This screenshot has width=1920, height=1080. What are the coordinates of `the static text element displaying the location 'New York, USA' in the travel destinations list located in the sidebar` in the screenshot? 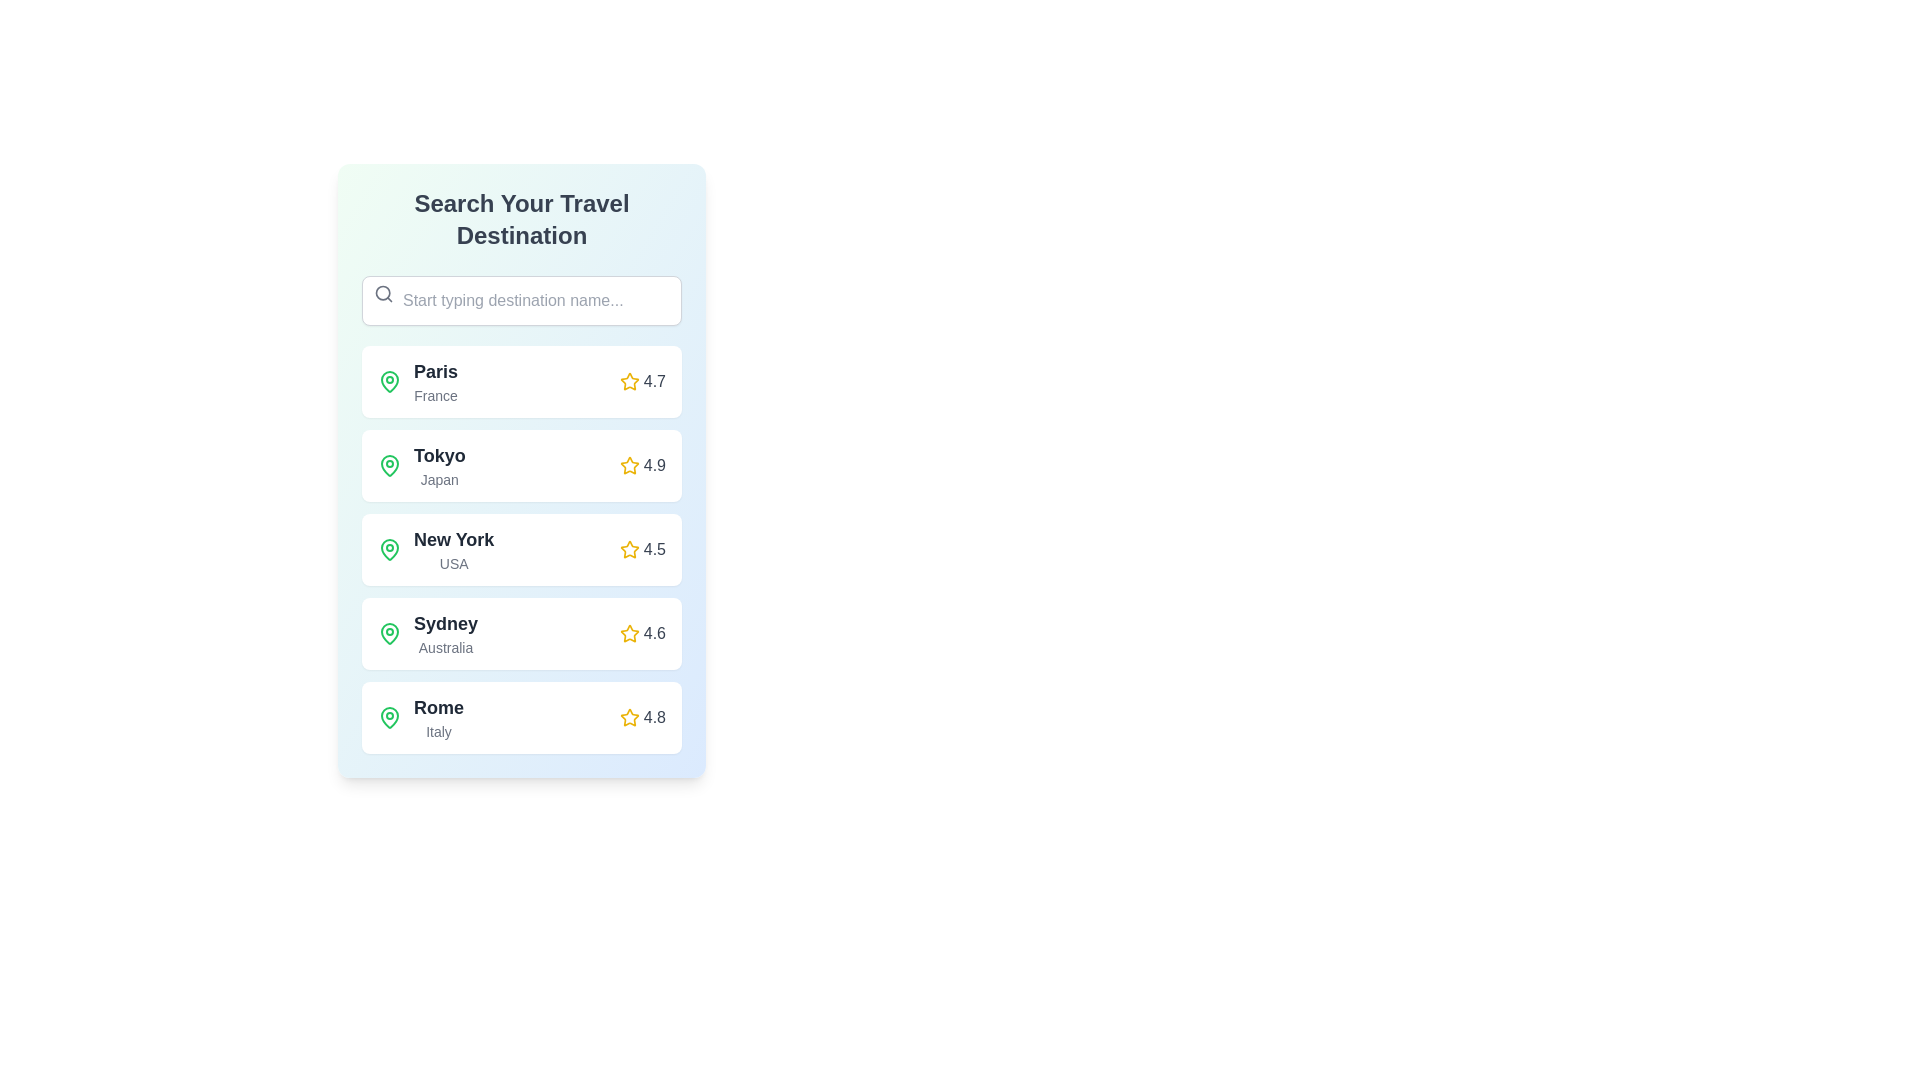 It's located at (453, 550).